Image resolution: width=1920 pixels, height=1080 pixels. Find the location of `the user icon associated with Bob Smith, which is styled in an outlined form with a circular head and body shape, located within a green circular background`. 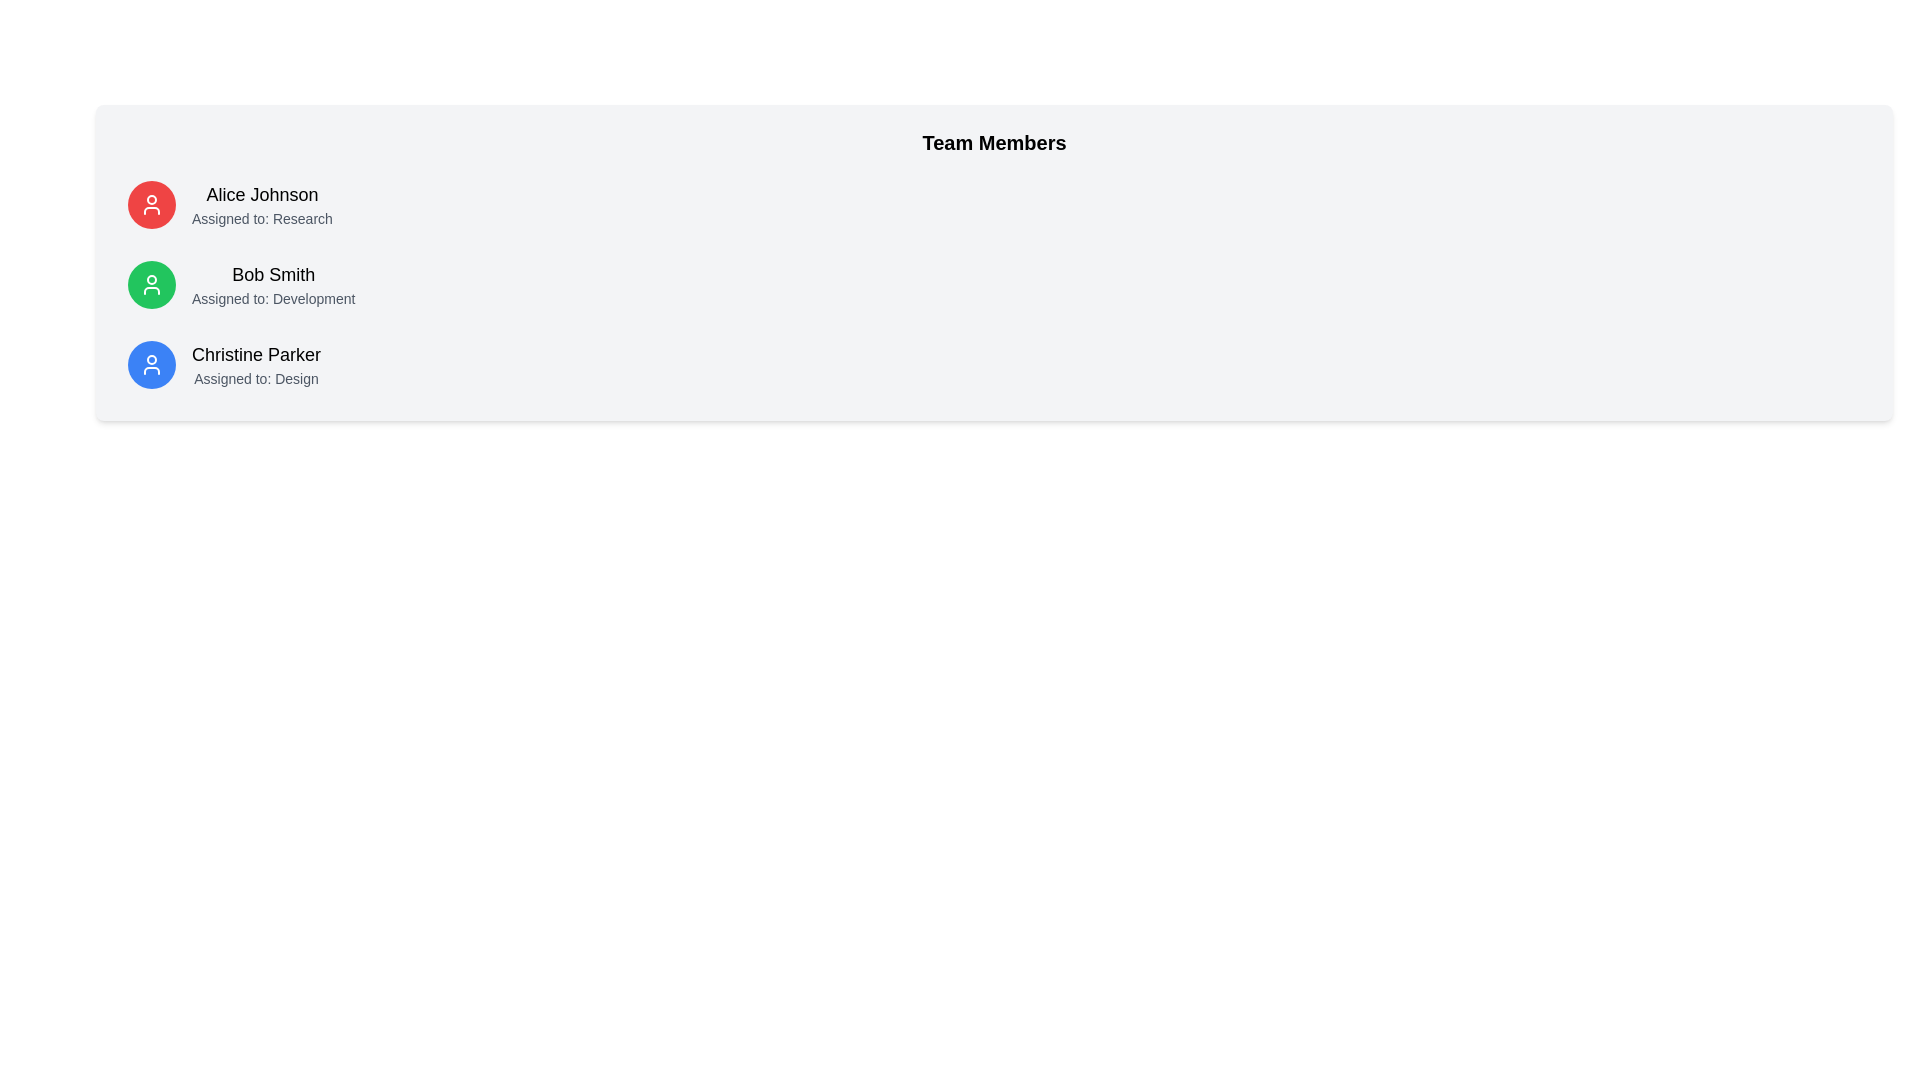

the user icon associated with Bob Smith, which is styled in an outlined form with a circular head and body shape, located within a green circular background is located at coordinates (151, 285).